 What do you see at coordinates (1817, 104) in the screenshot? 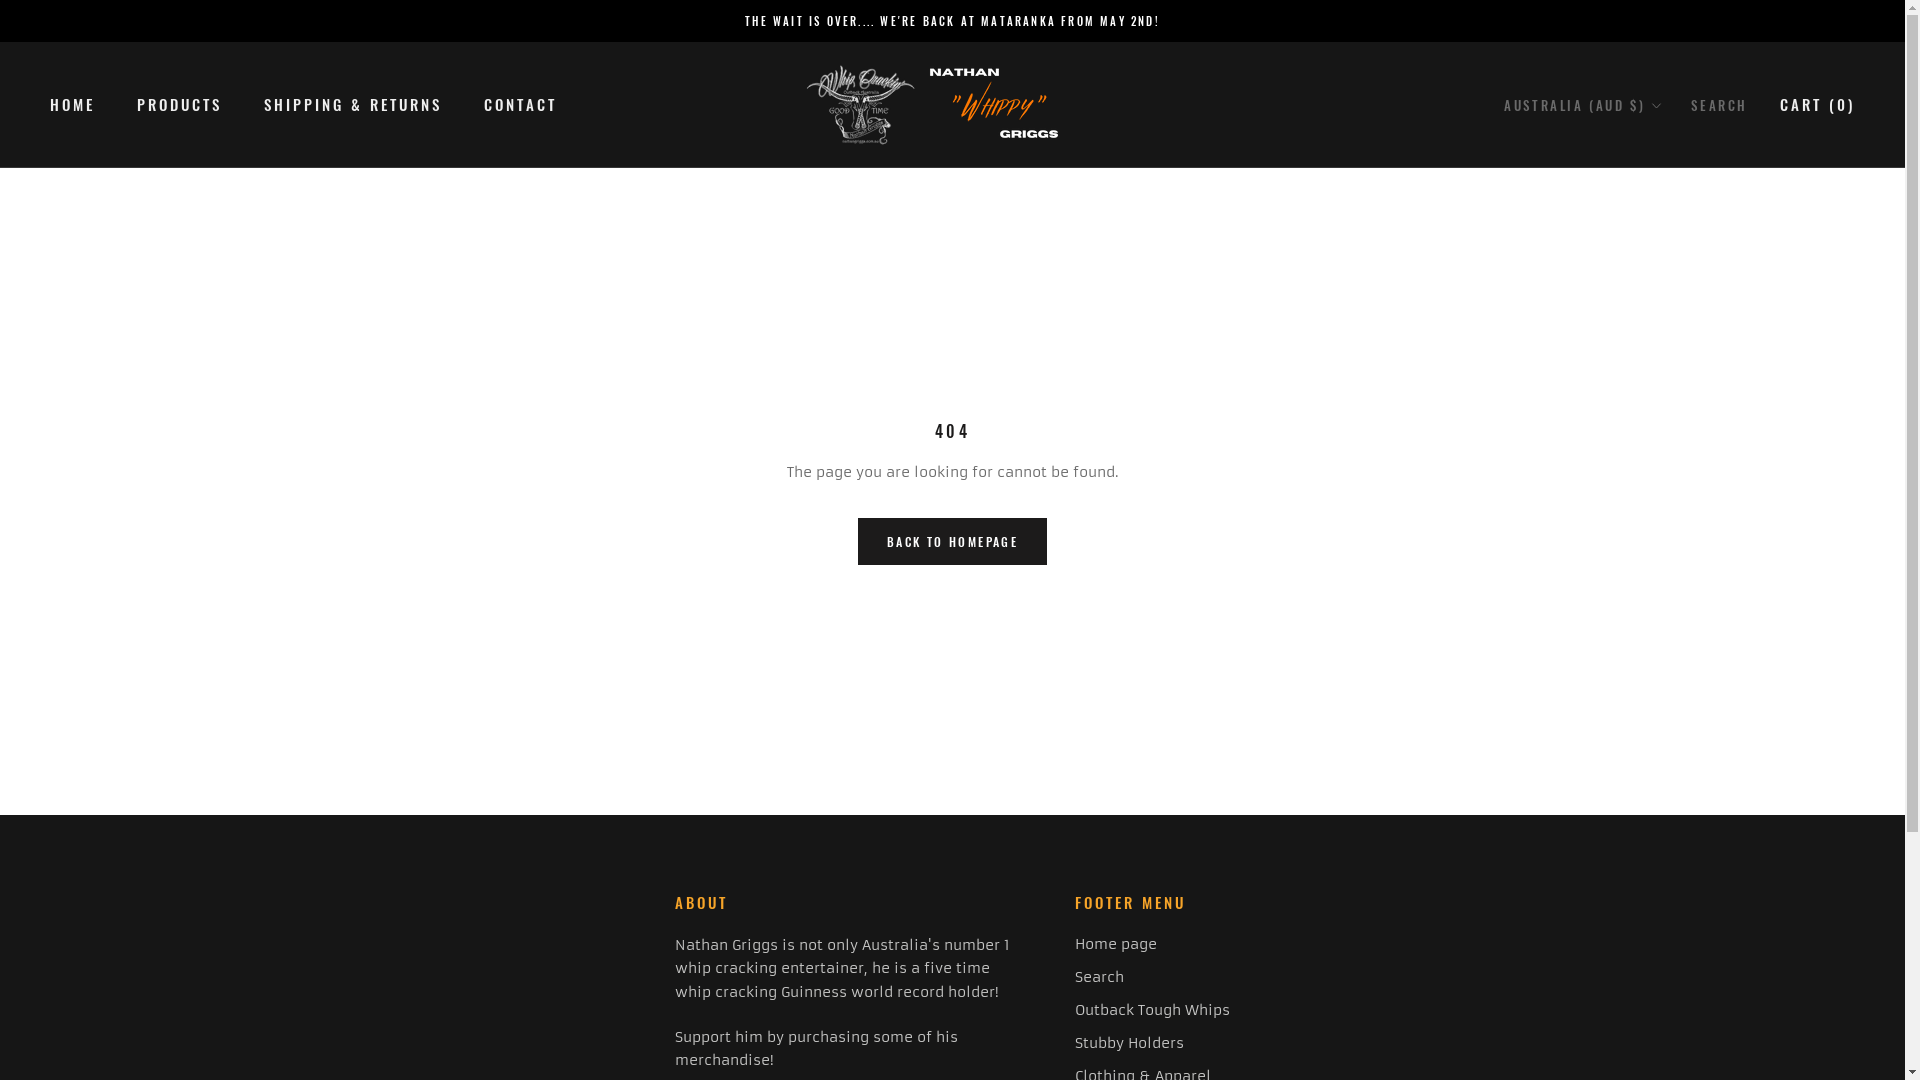
I see `'CART (0)'` at bounding box center [1817, 104].